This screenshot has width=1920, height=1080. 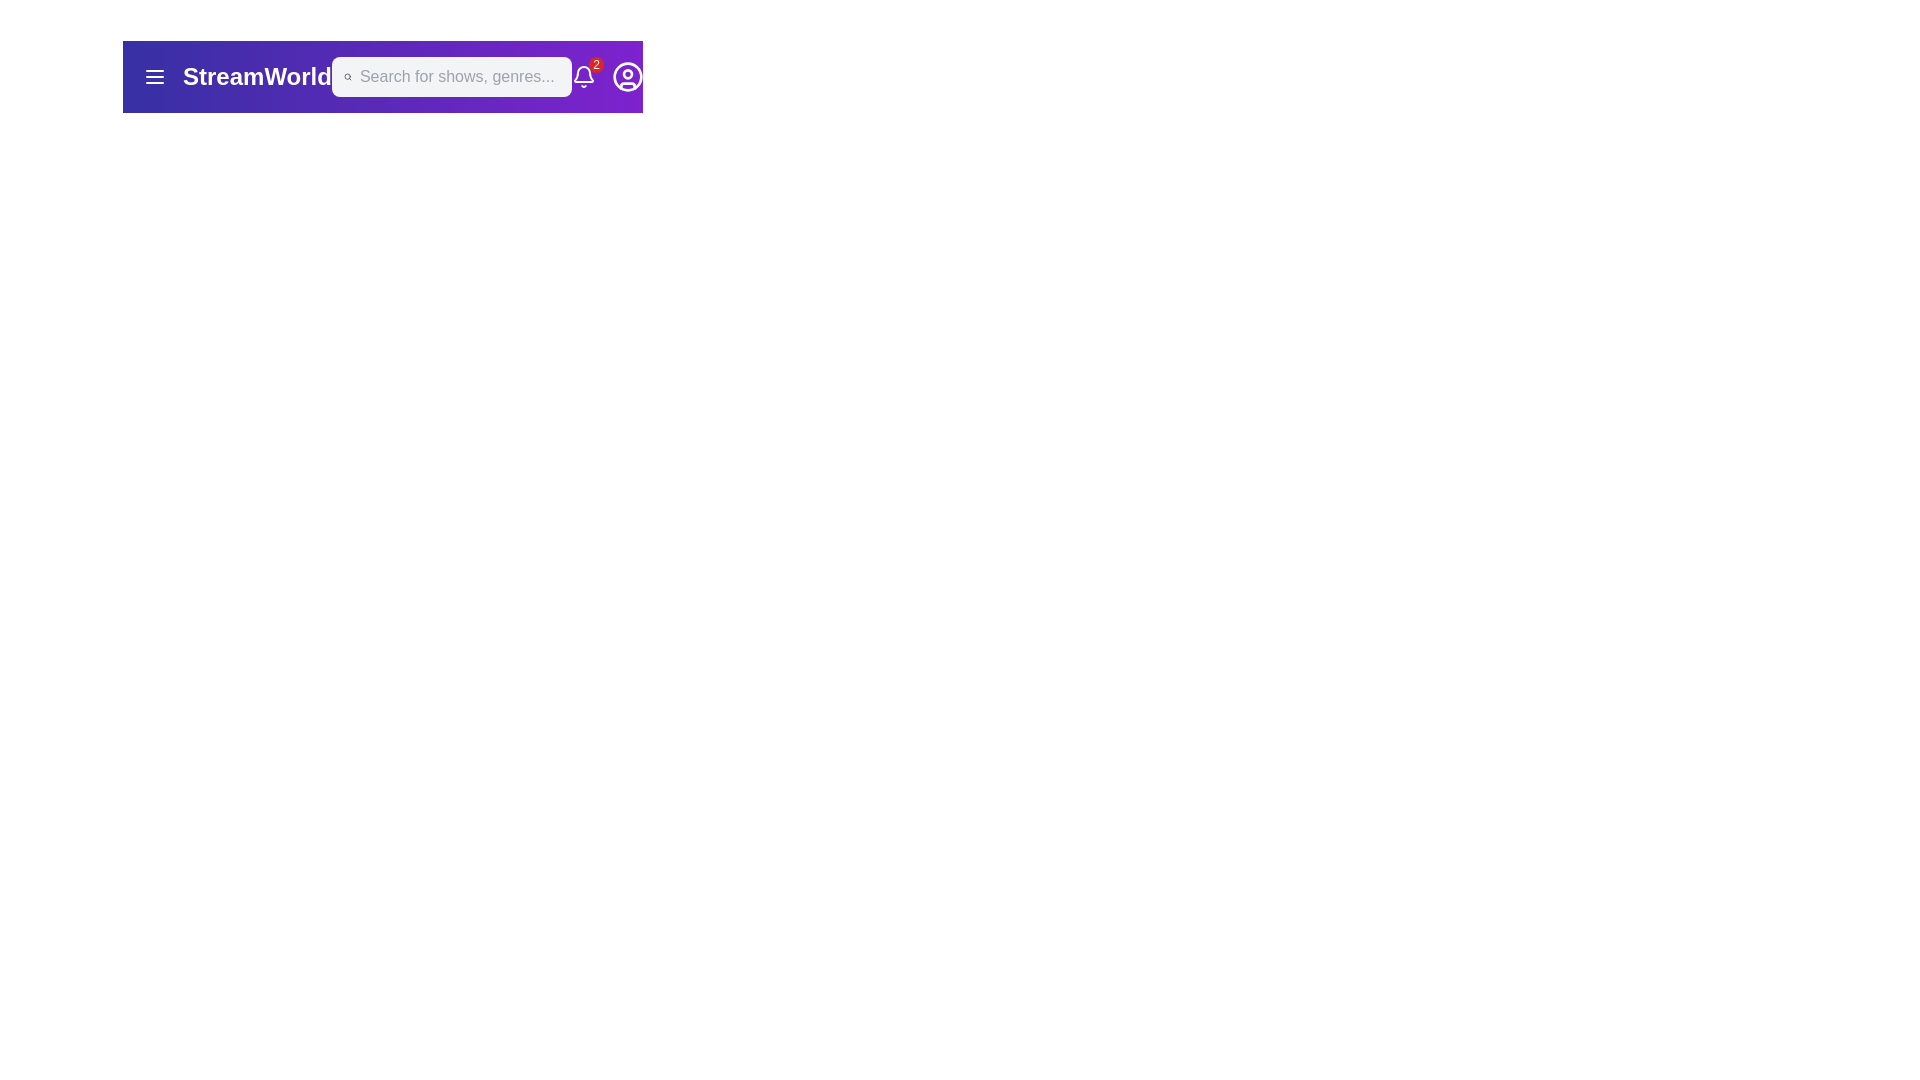 What do you see at coordinates (450, 76) in the screenshot?
I see `the search bar located in the upper center of the purple navigation header` at bounding box center [450, 76].